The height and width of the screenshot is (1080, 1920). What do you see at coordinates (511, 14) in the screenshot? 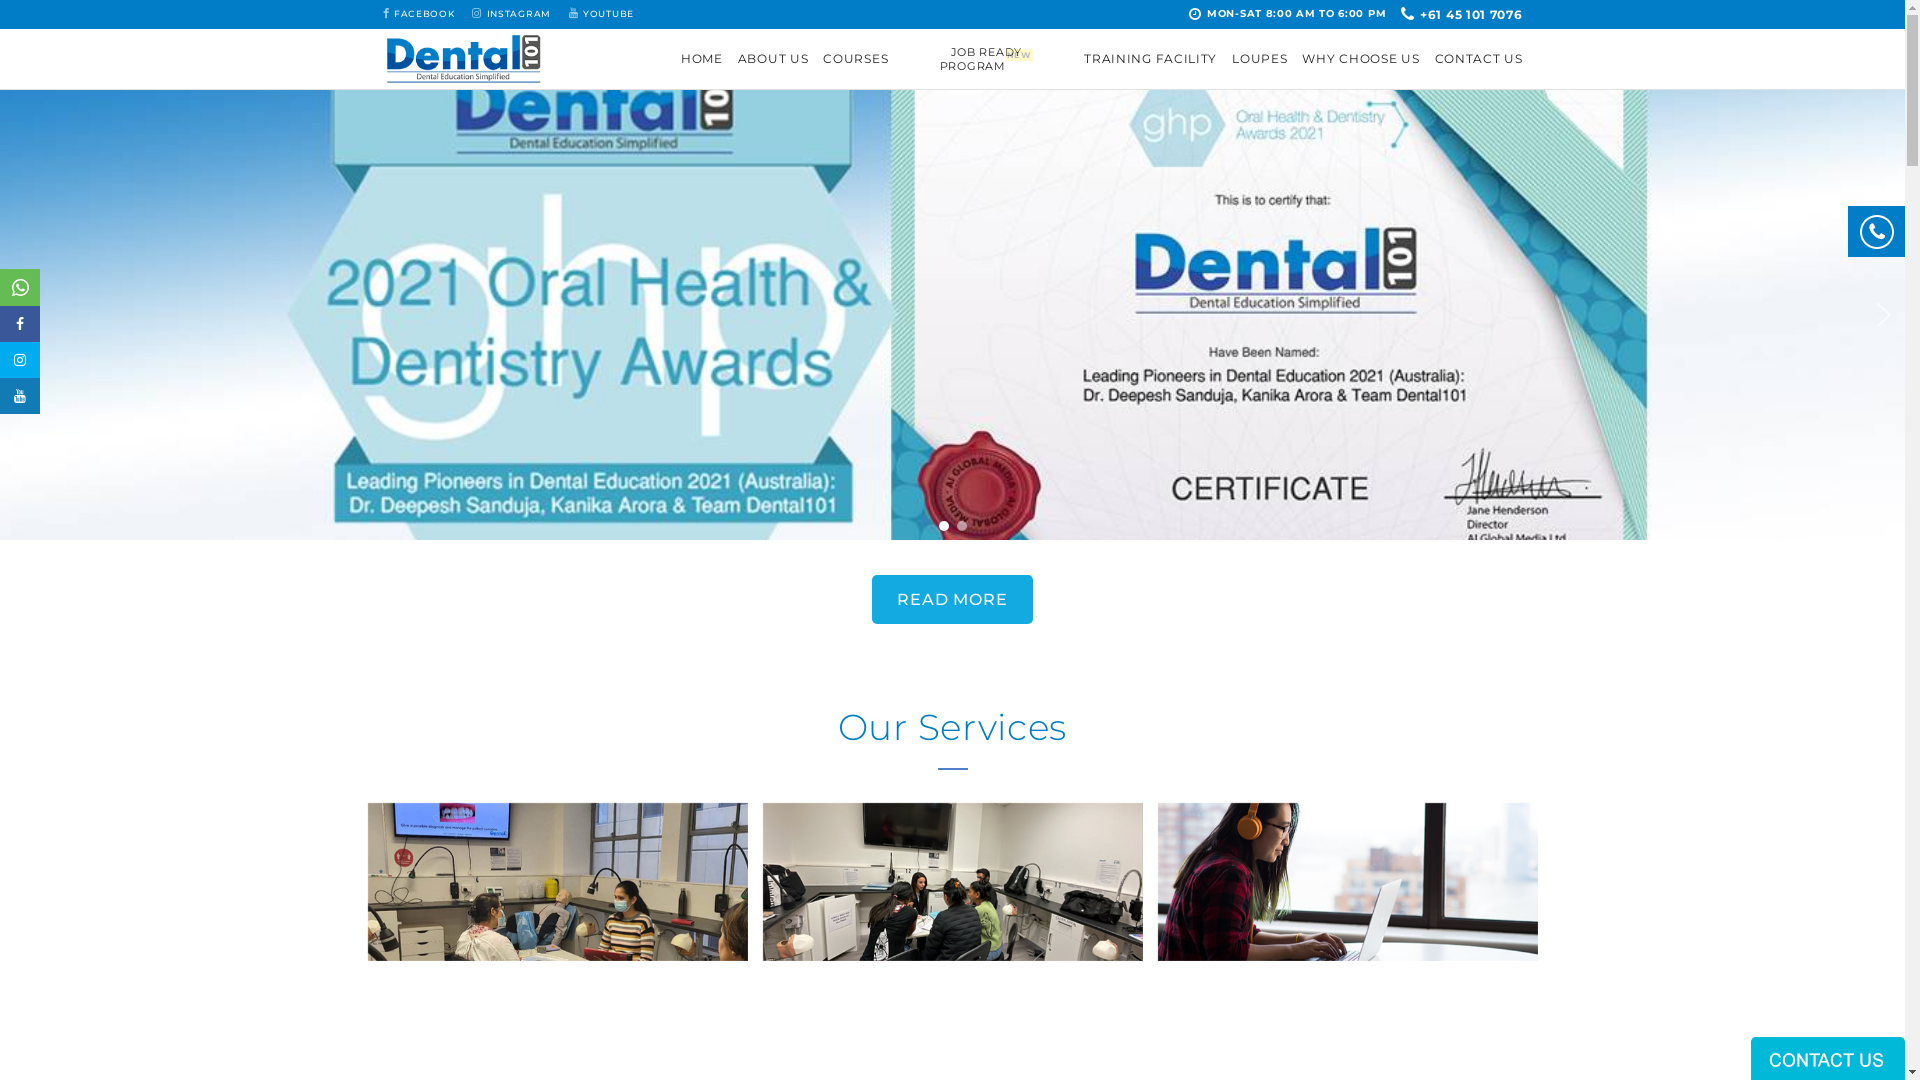
I see `'INSTAGRAM'` at bounding box center [511, 14].